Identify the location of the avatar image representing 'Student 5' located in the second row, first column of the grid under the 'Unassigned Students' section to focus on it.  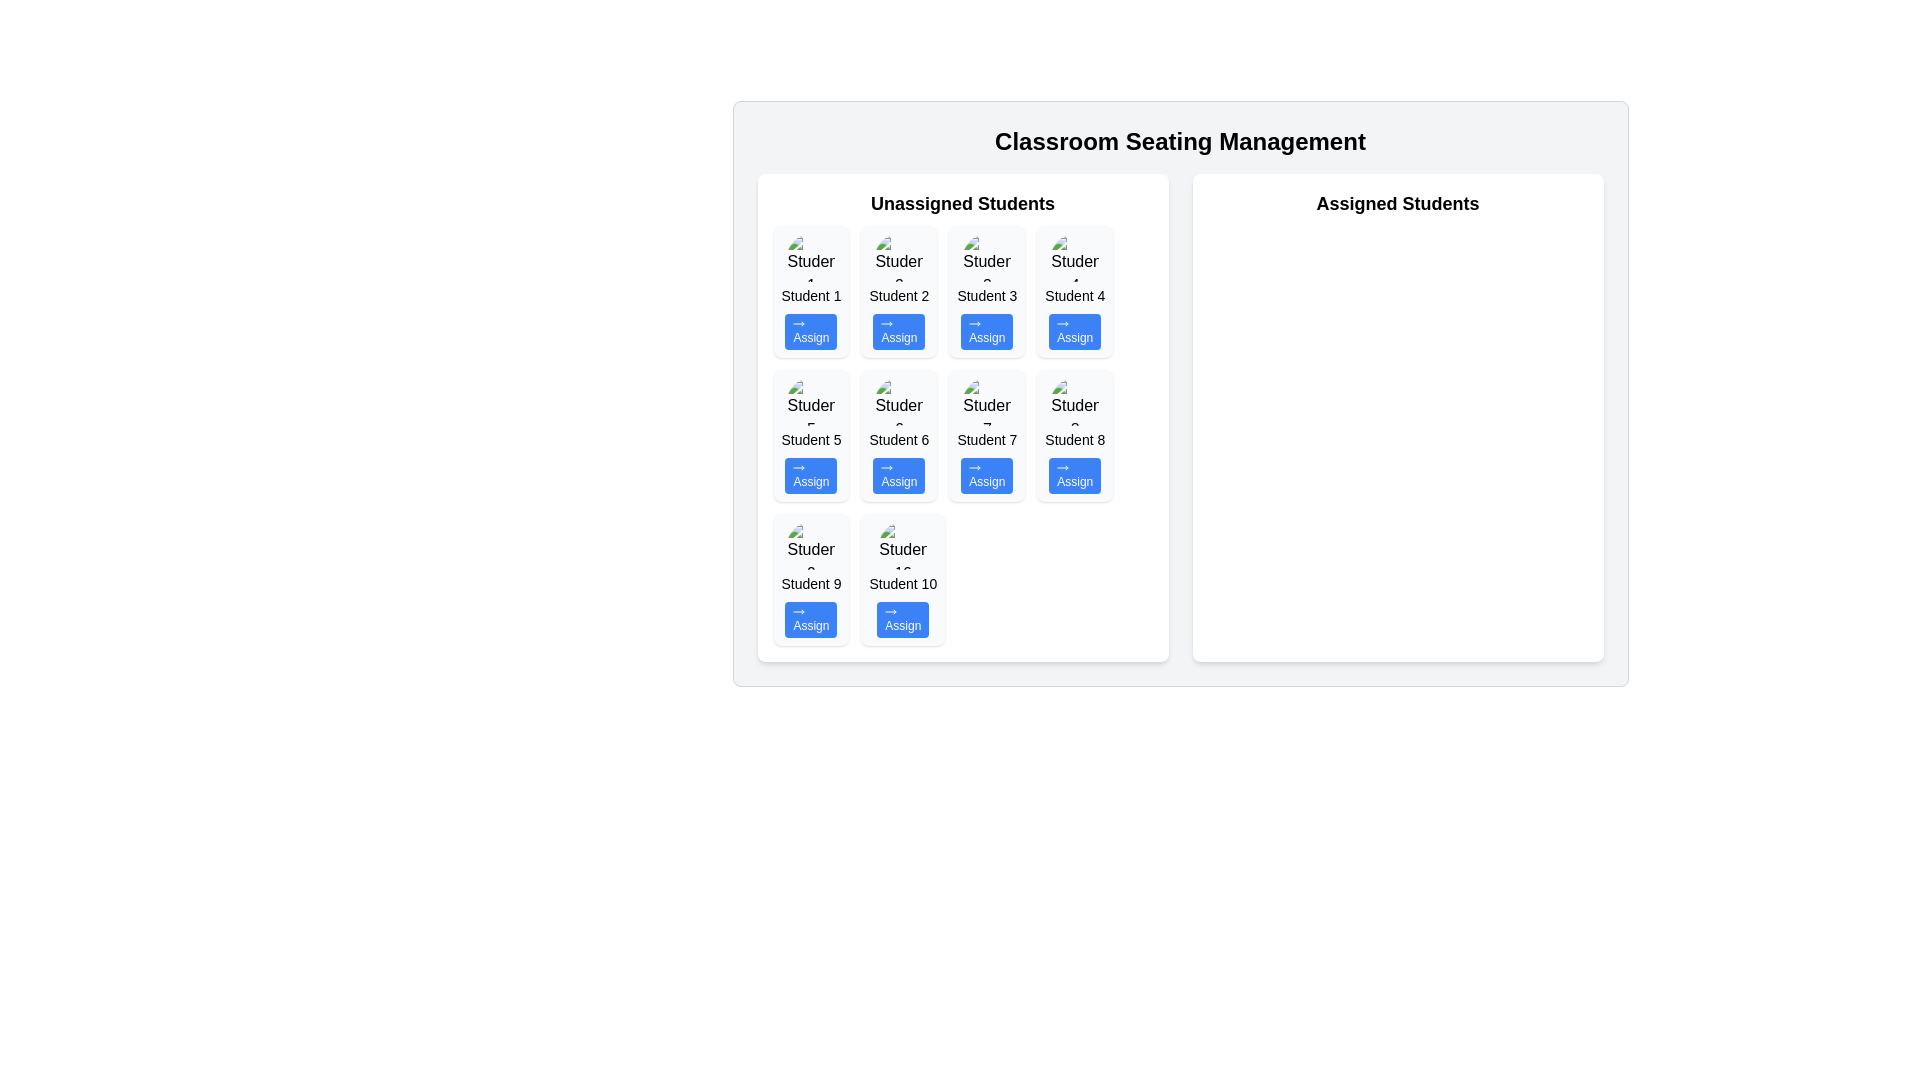
(811, 401).